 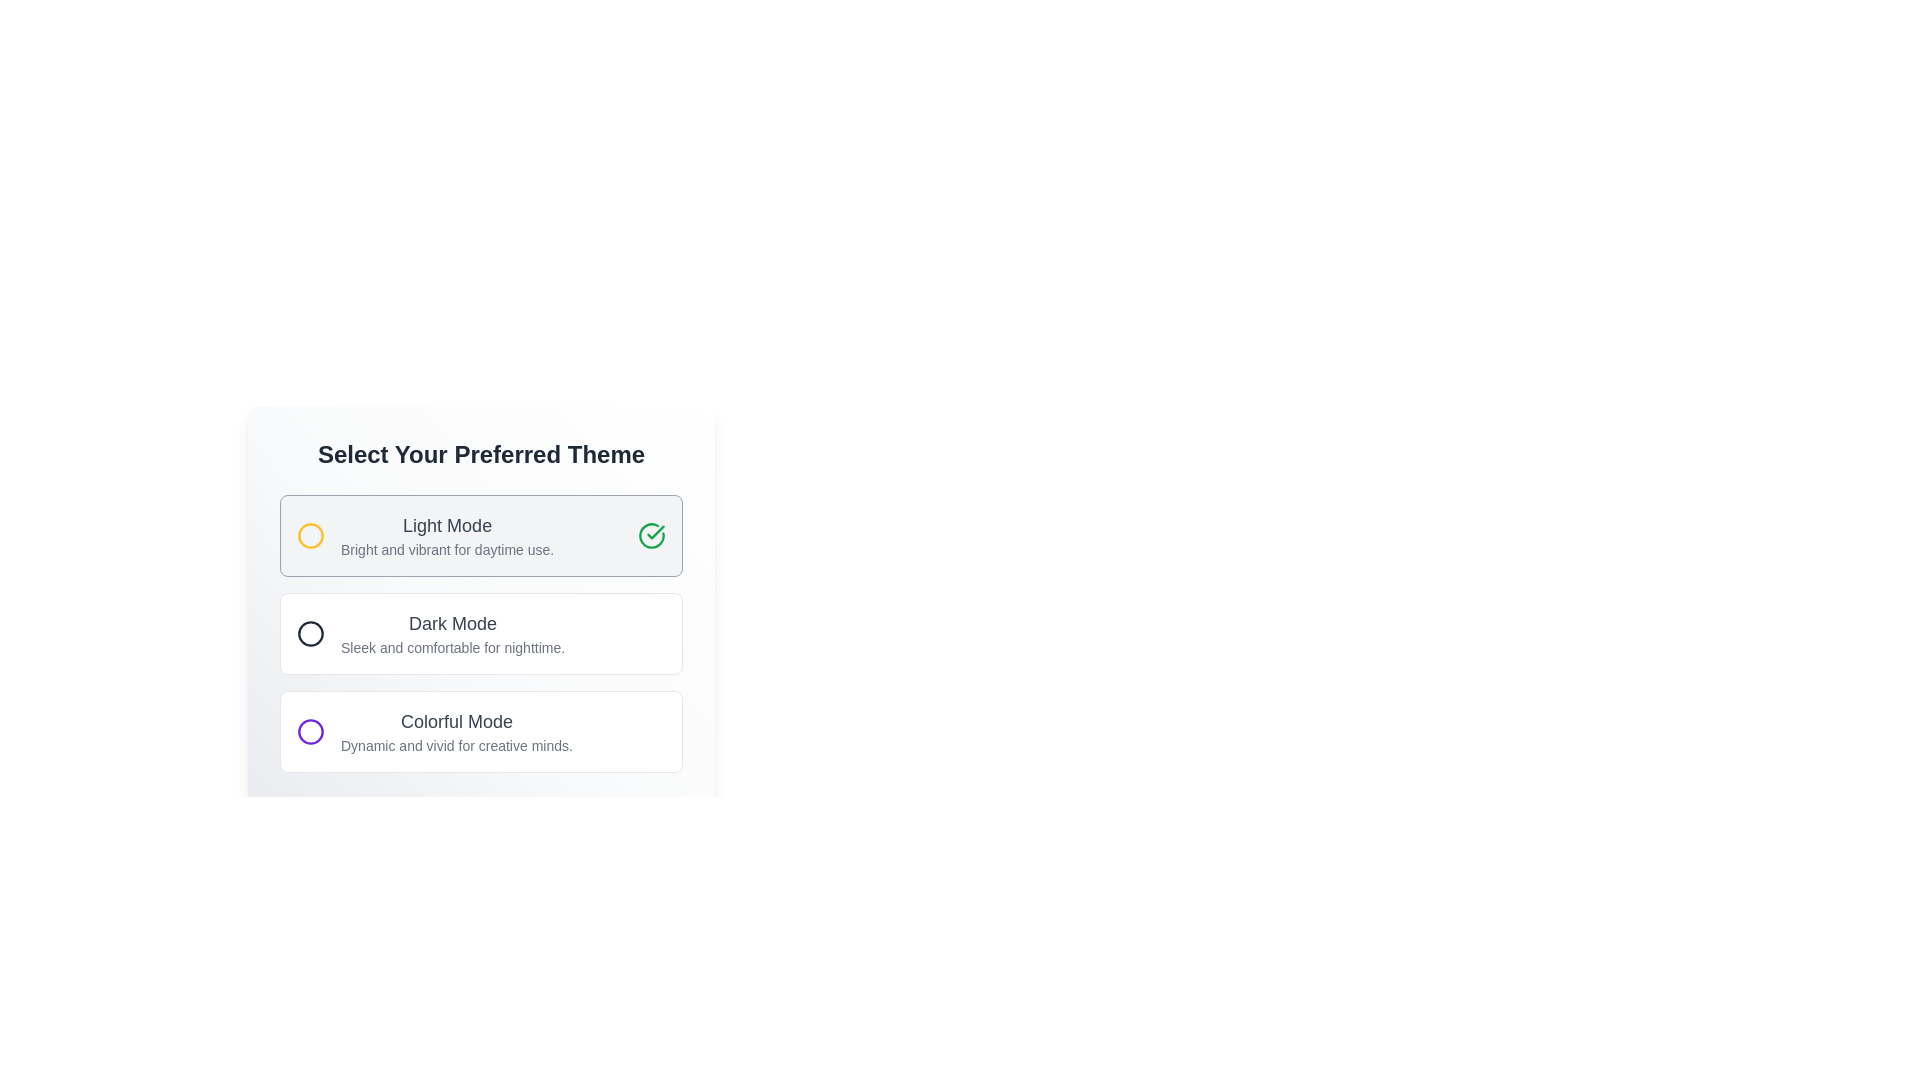 What do you see at coordinates (310, 732) in the screenshot?
I see `the SVG Circle element that is part of the 'Colorful Mode' option, located to the left of the text label, with a stroke outline and no fill` at bounding box center [310, 732].